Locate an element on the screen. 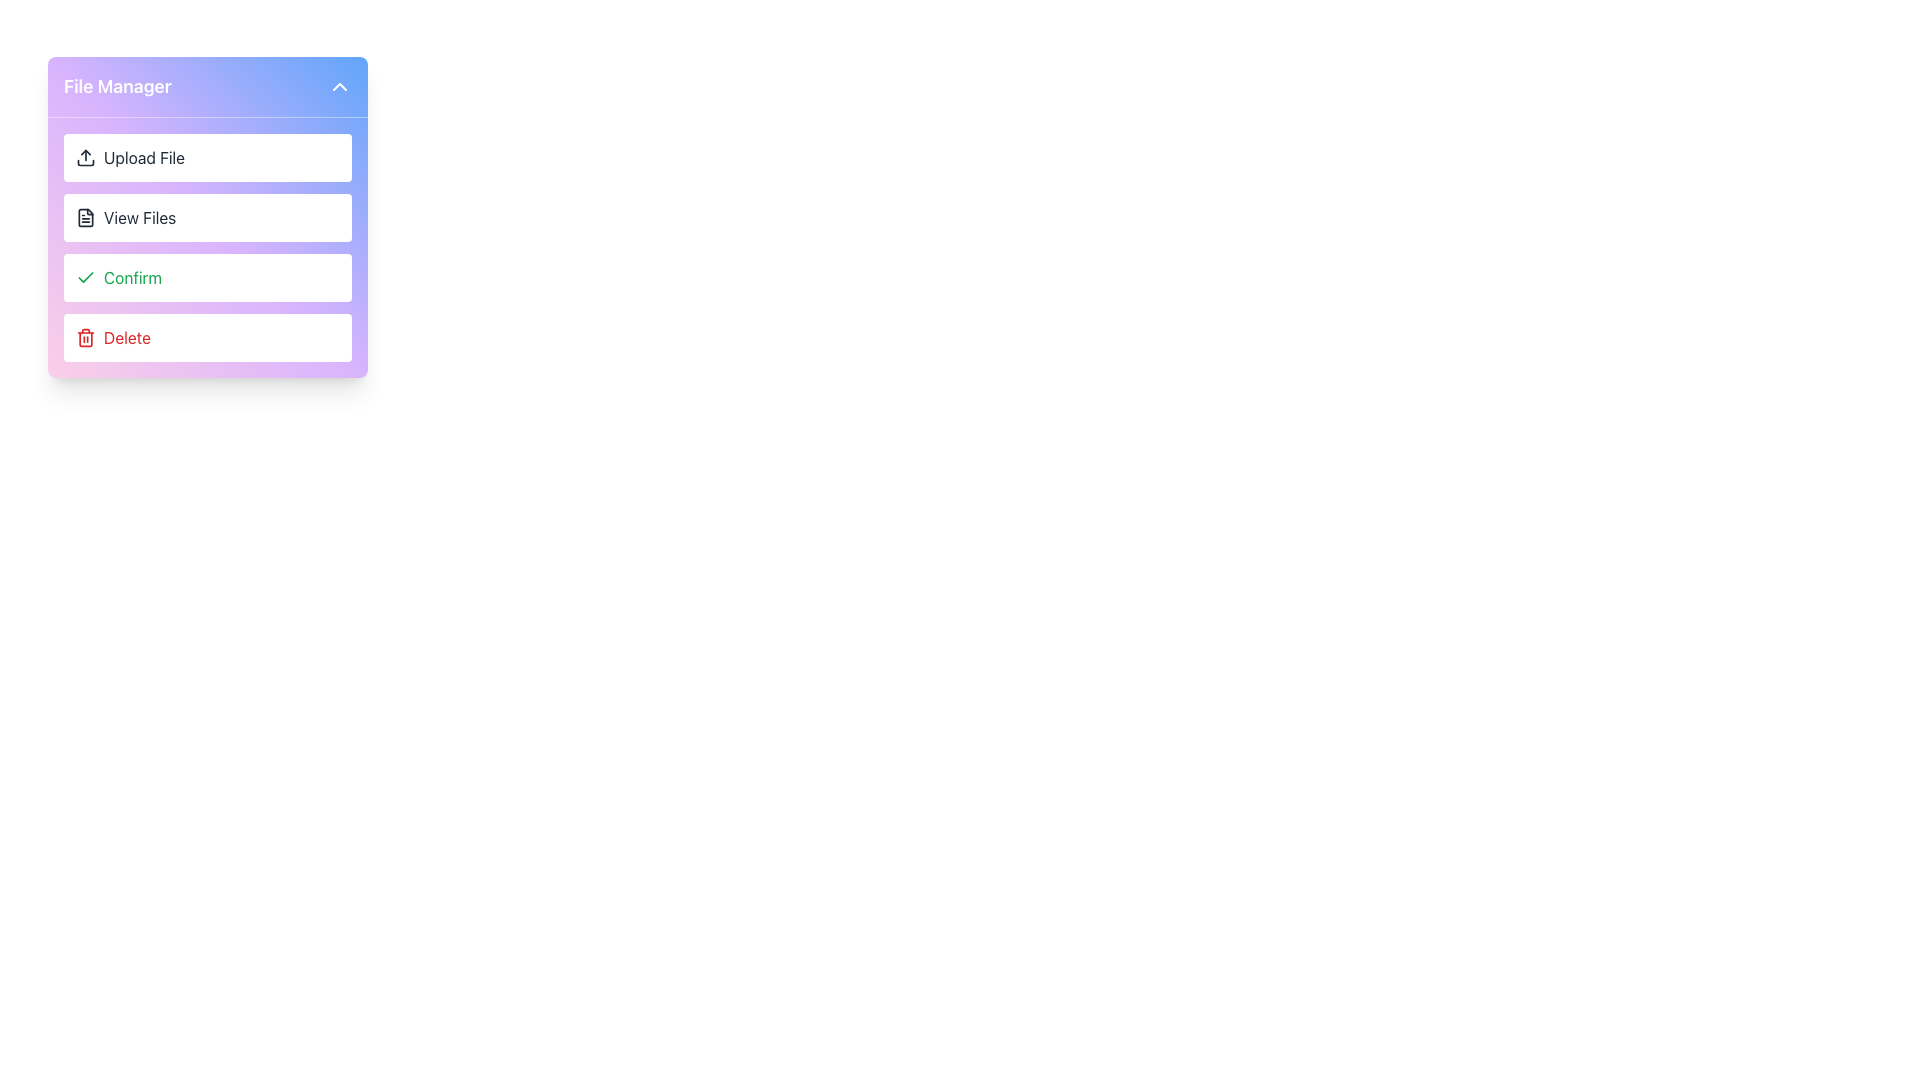 The height and width of the screenshot is (1080, 1920). the red trash can icon located on the left side of the 'Delete' button in the 'File Manager' panel to initiate delete is located at coordinates (85, 337).